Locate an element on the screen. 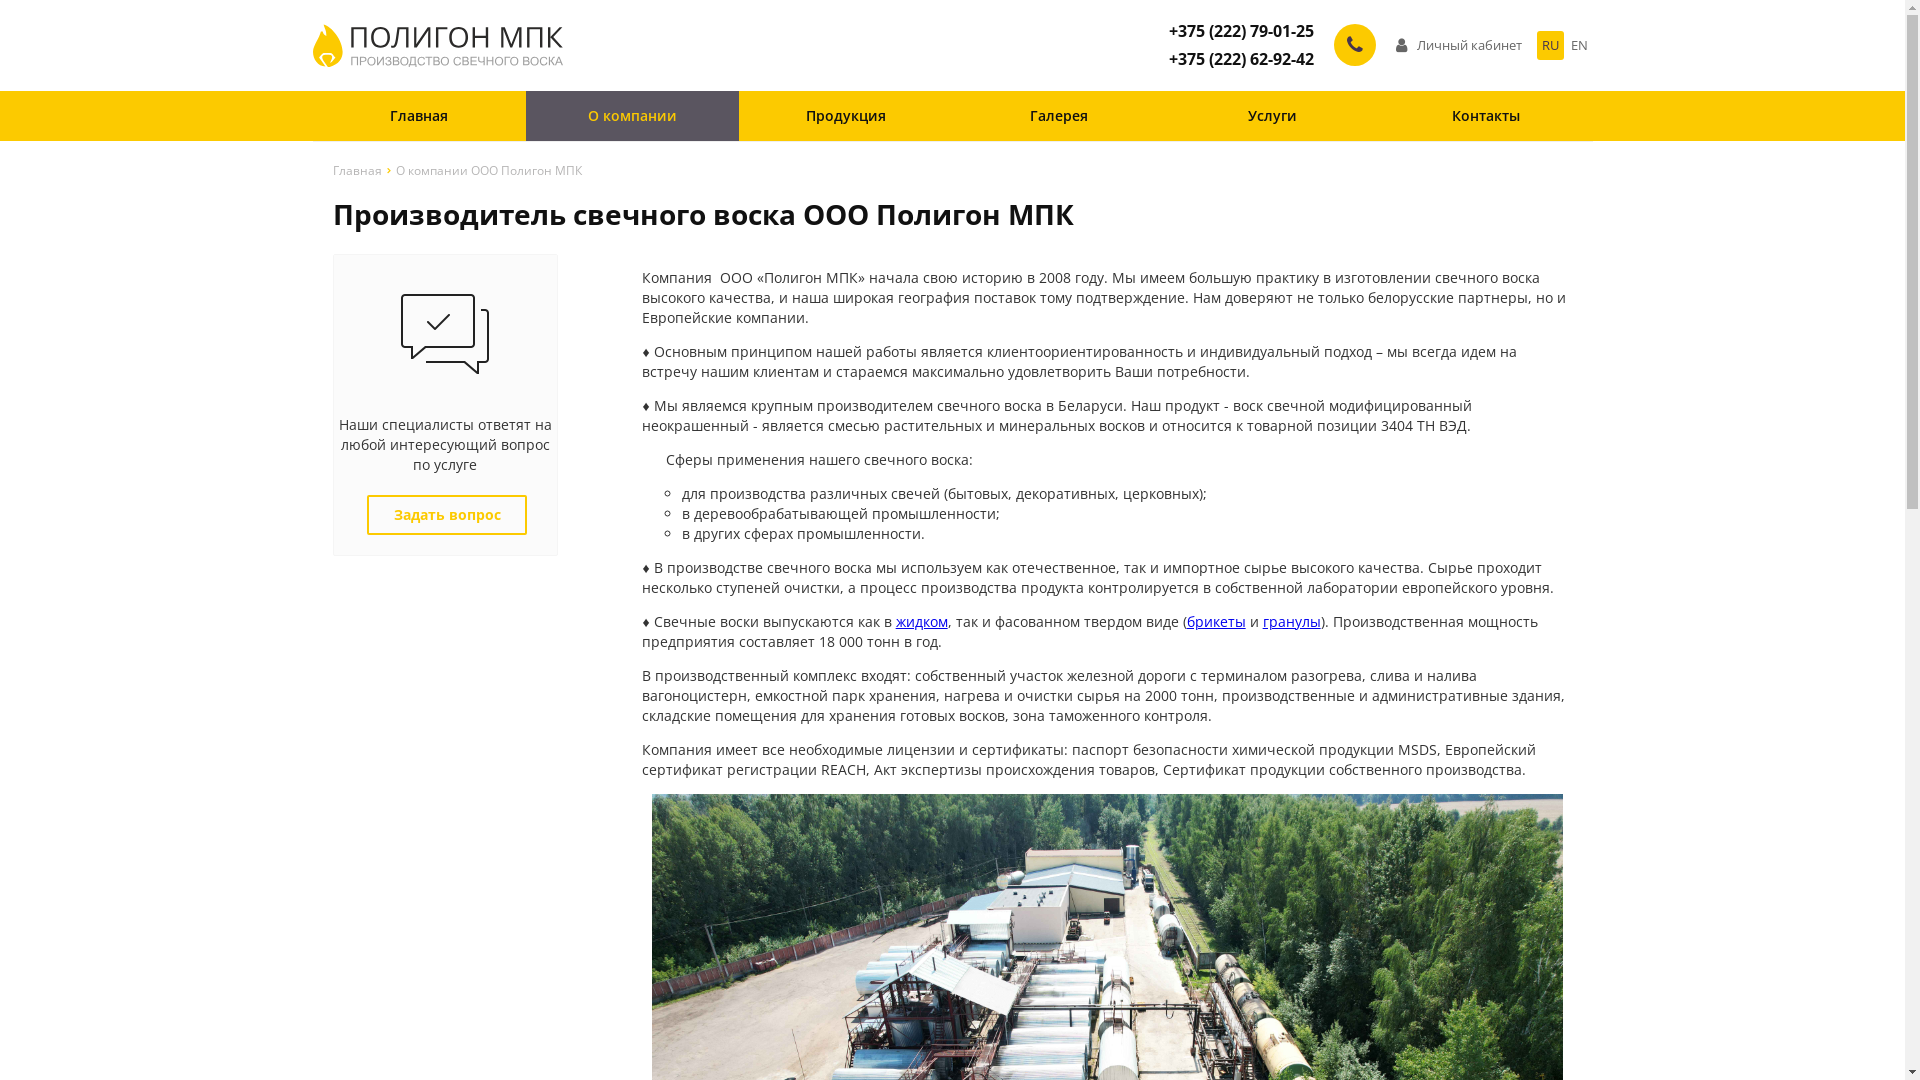 The width and height of the screenshot is (1920, 1080). '+375 (222) 62-92-42' is located at coordinates (1239, 58).